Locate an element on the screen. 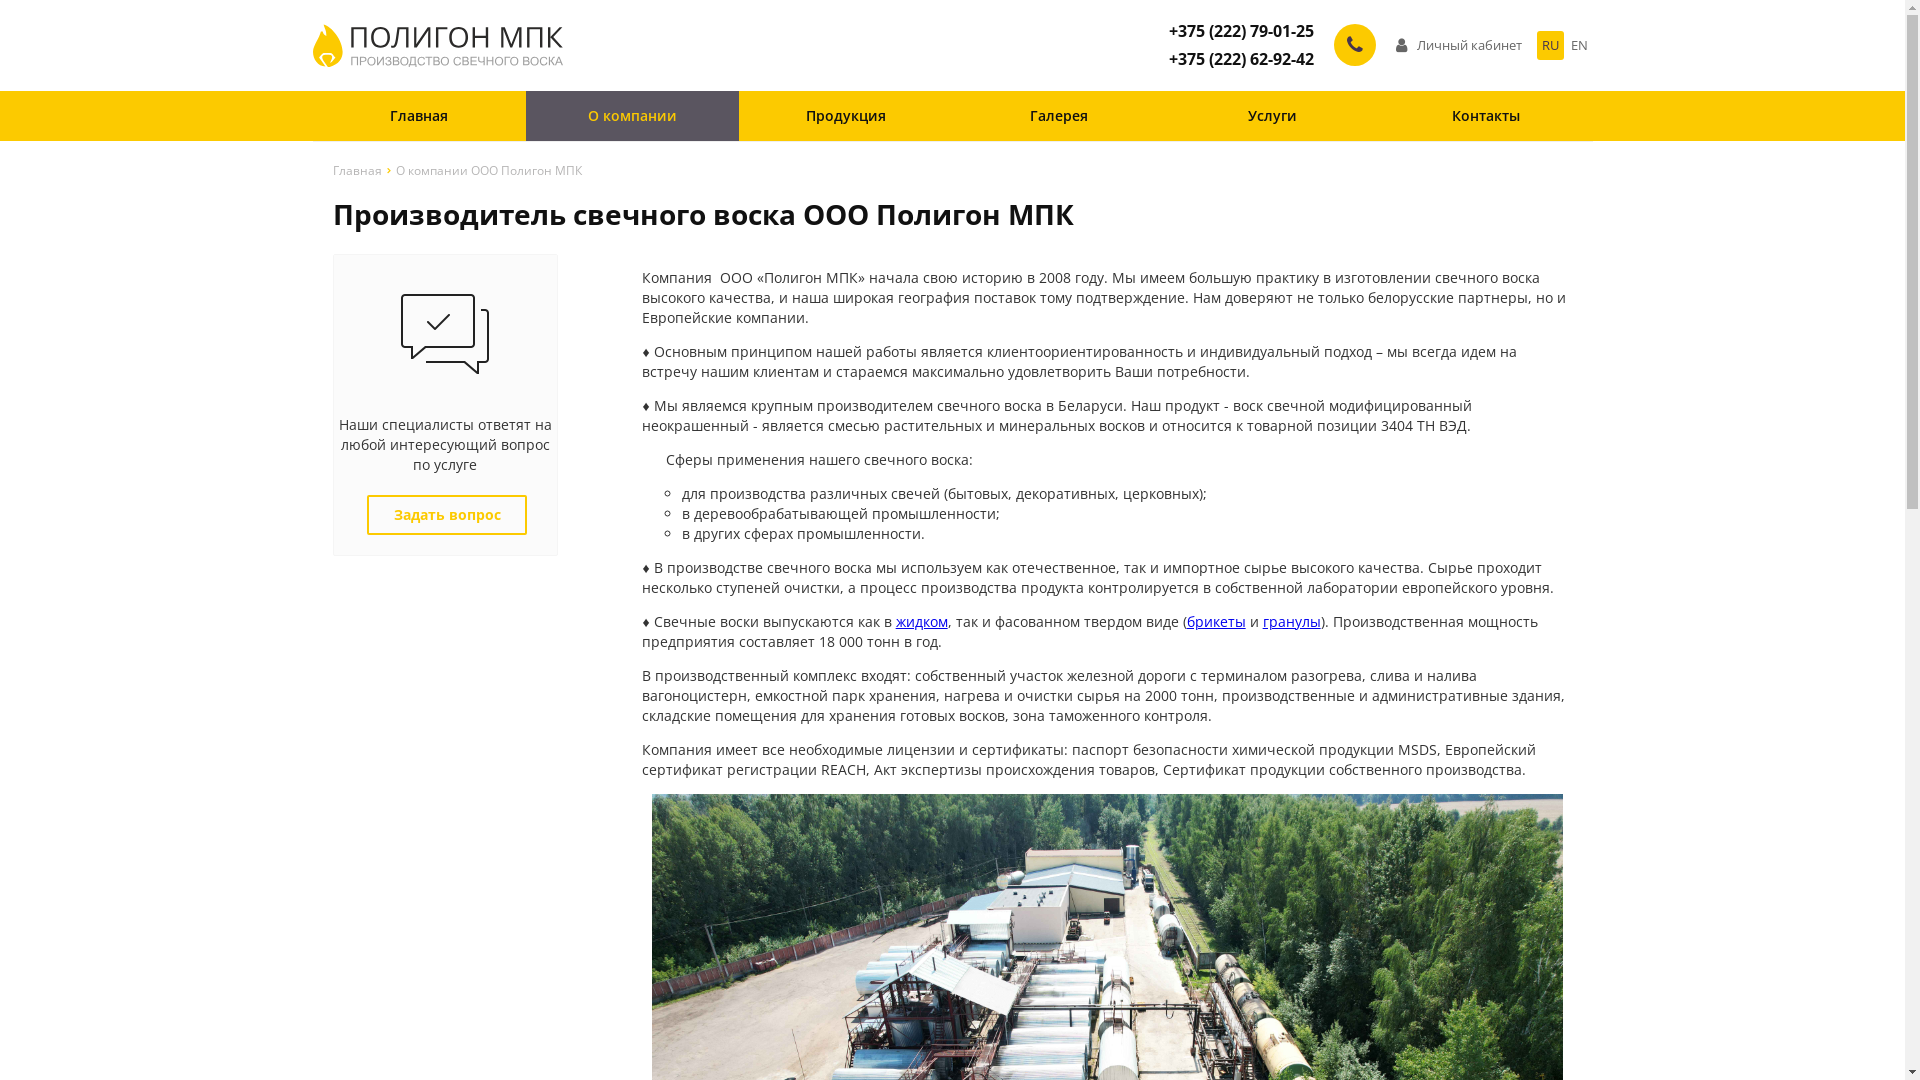 The width and height of the screenshot is (1920, 1080). '+375 (222) 62-92-42' is located at coordinates (1239, 58).